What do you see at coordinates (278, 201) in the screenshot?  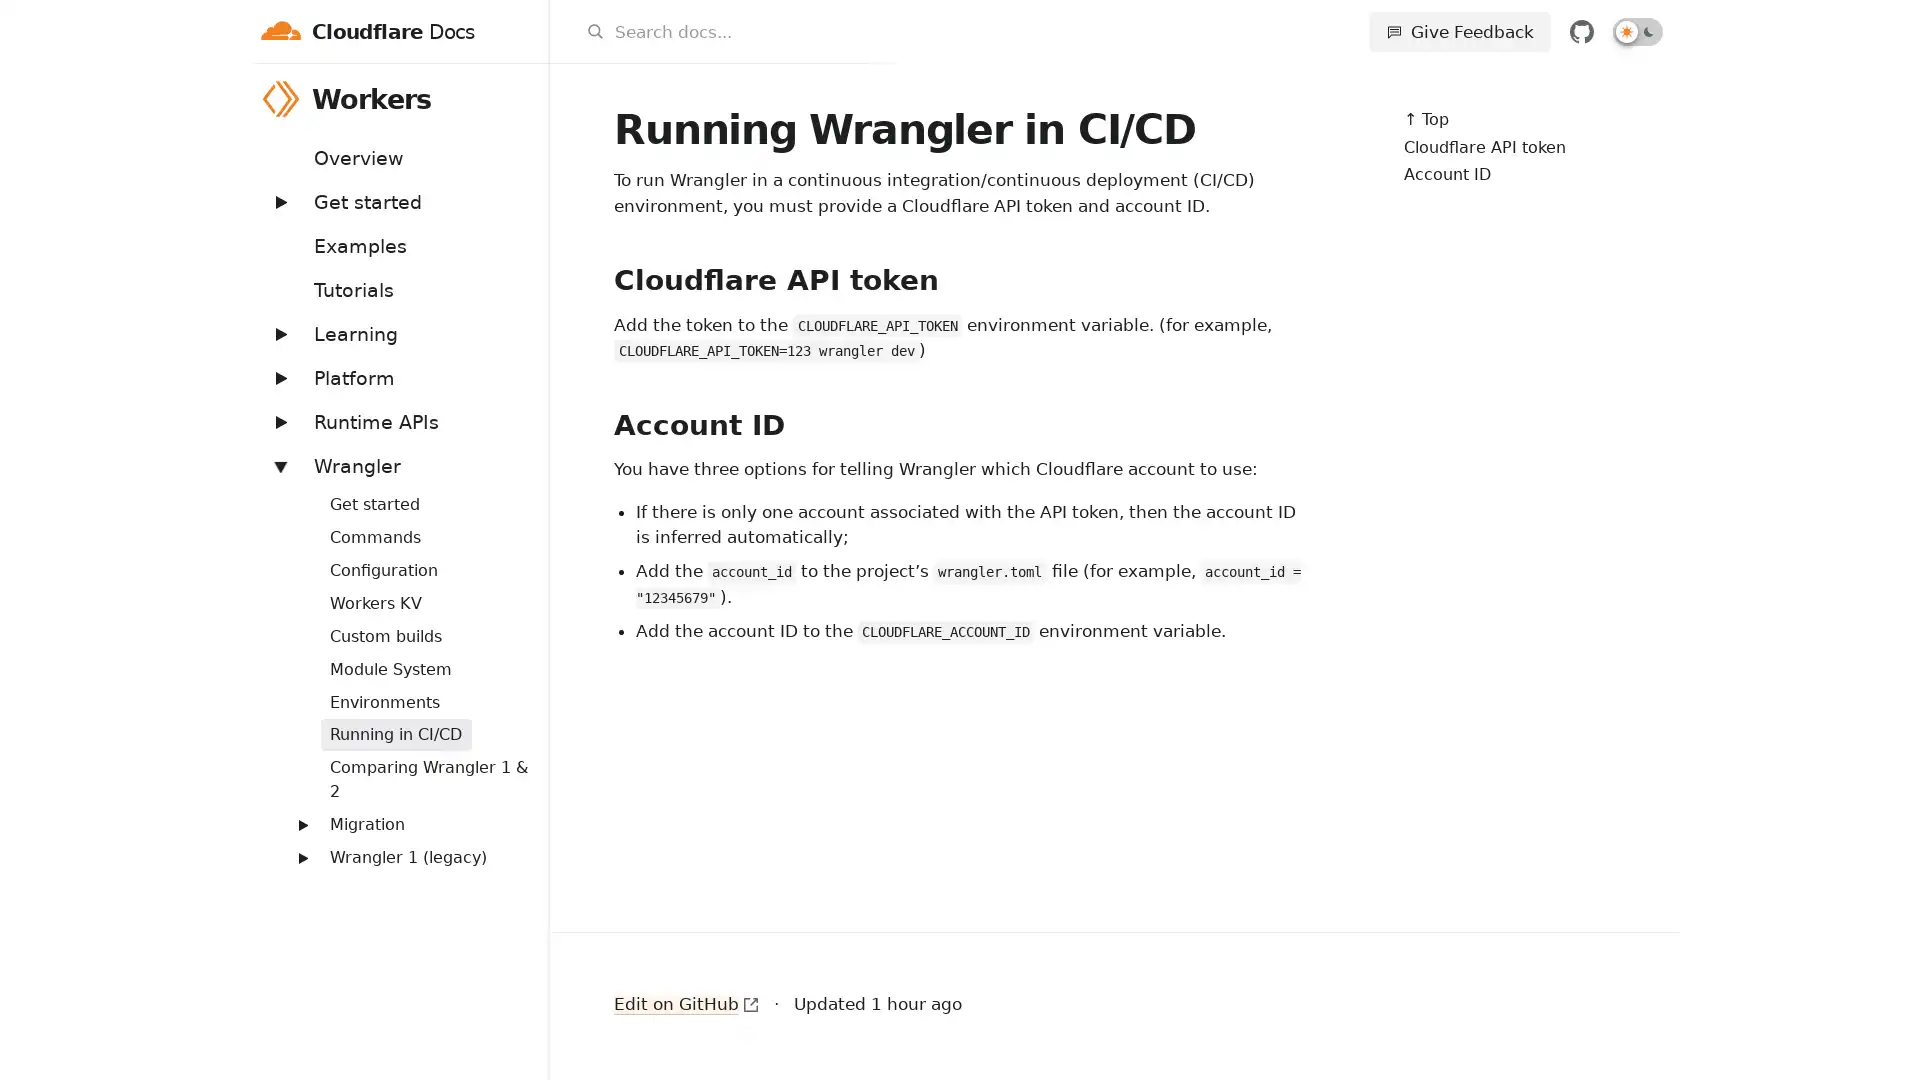 I see `Expand: Get started` at bounding box center [278, 201].